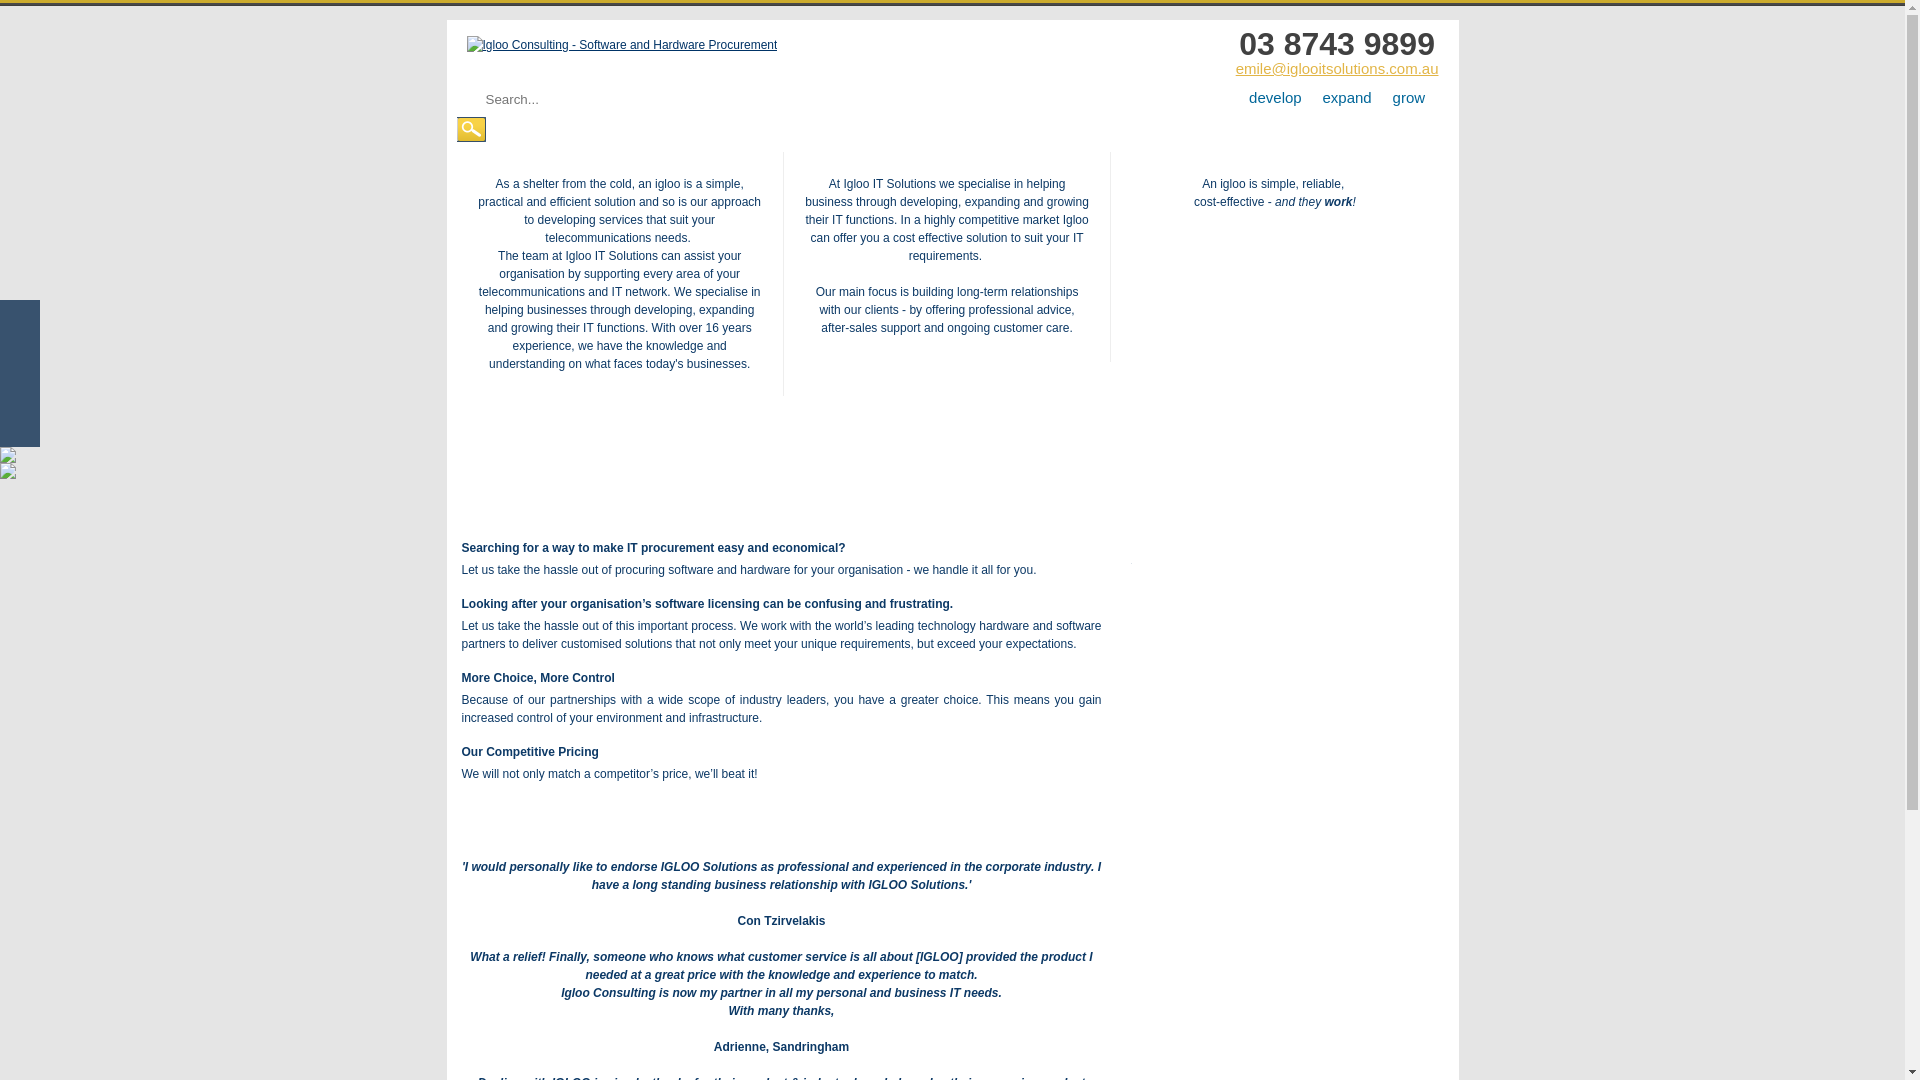 This screenshot has height=1080, width=1920. What do you see at coordinates (620, 45) in the screenshot?
I see `'Igloo Consulting - Software and Hardware Procurement'` at bounding box center [620, 45].